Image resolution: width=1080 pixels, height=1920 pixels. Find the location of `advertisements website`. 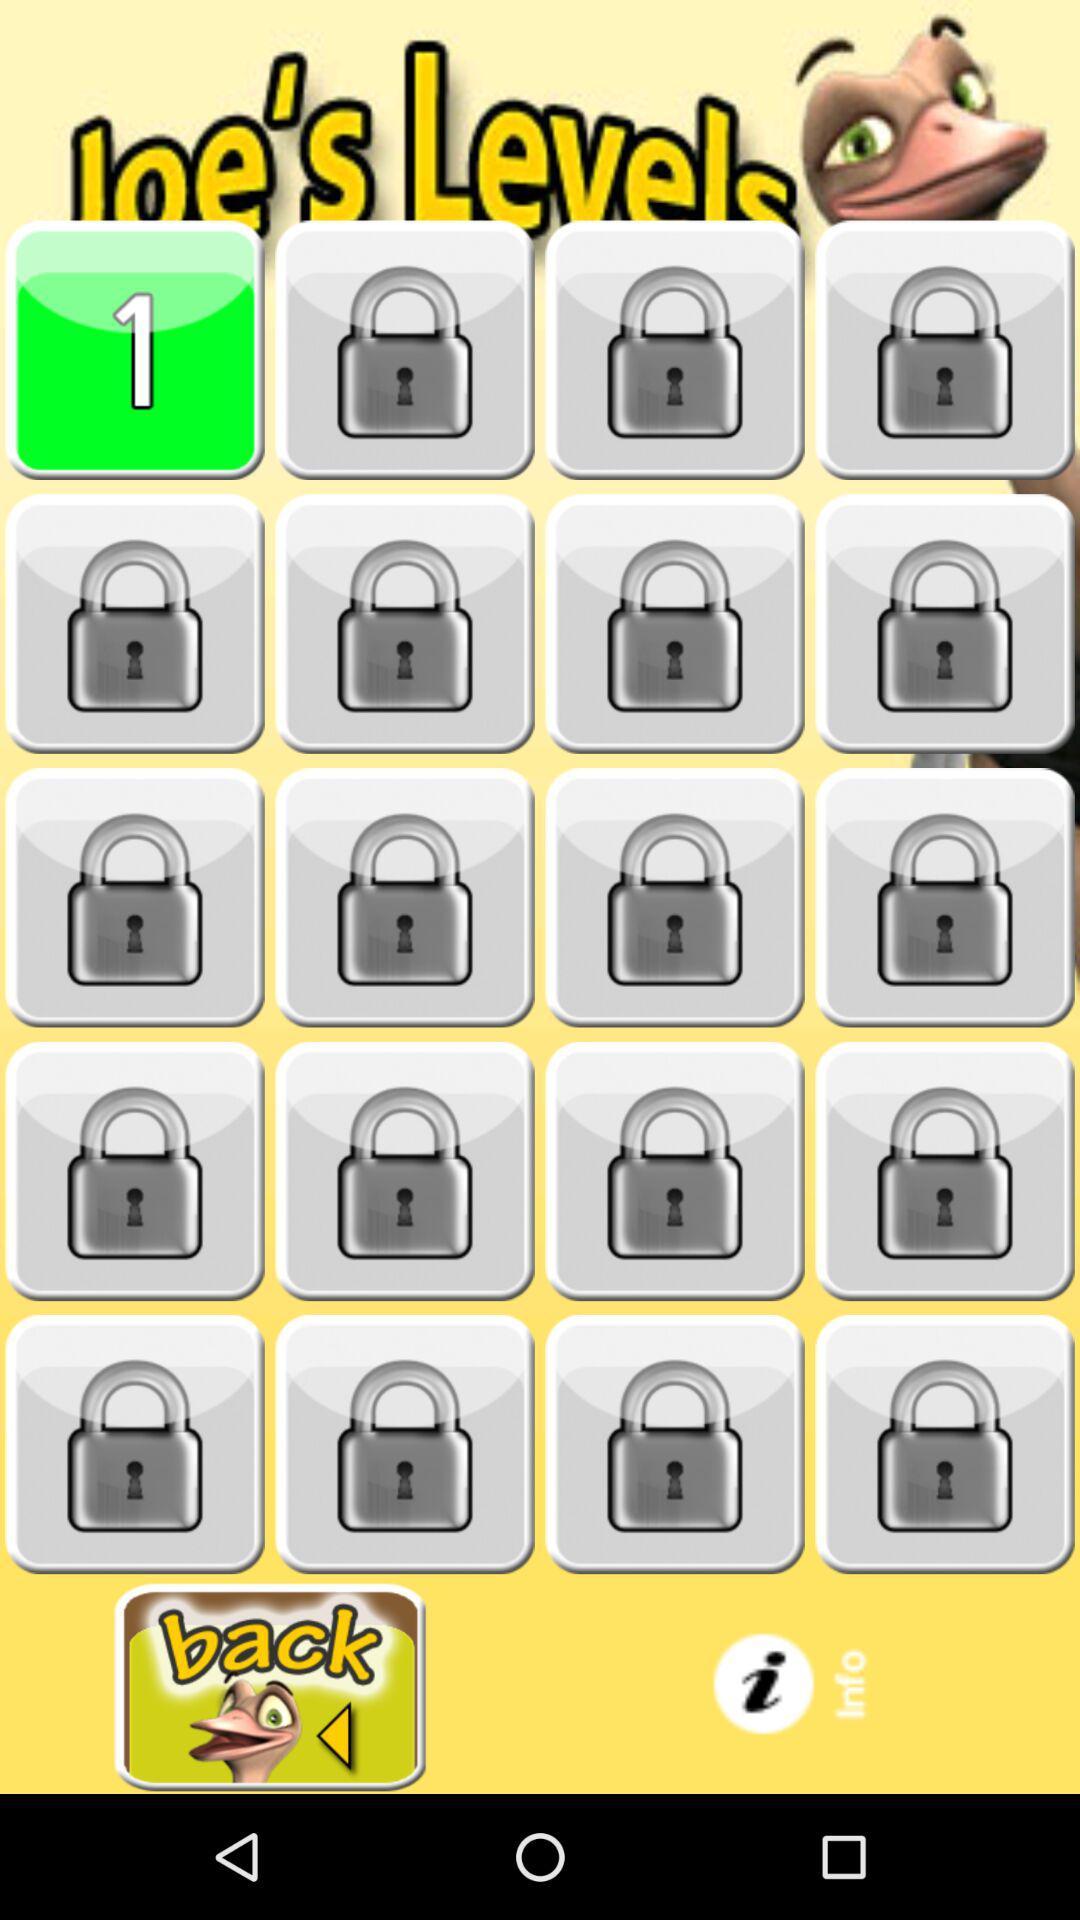

advertisements website is located at coordinates (270, 1686).